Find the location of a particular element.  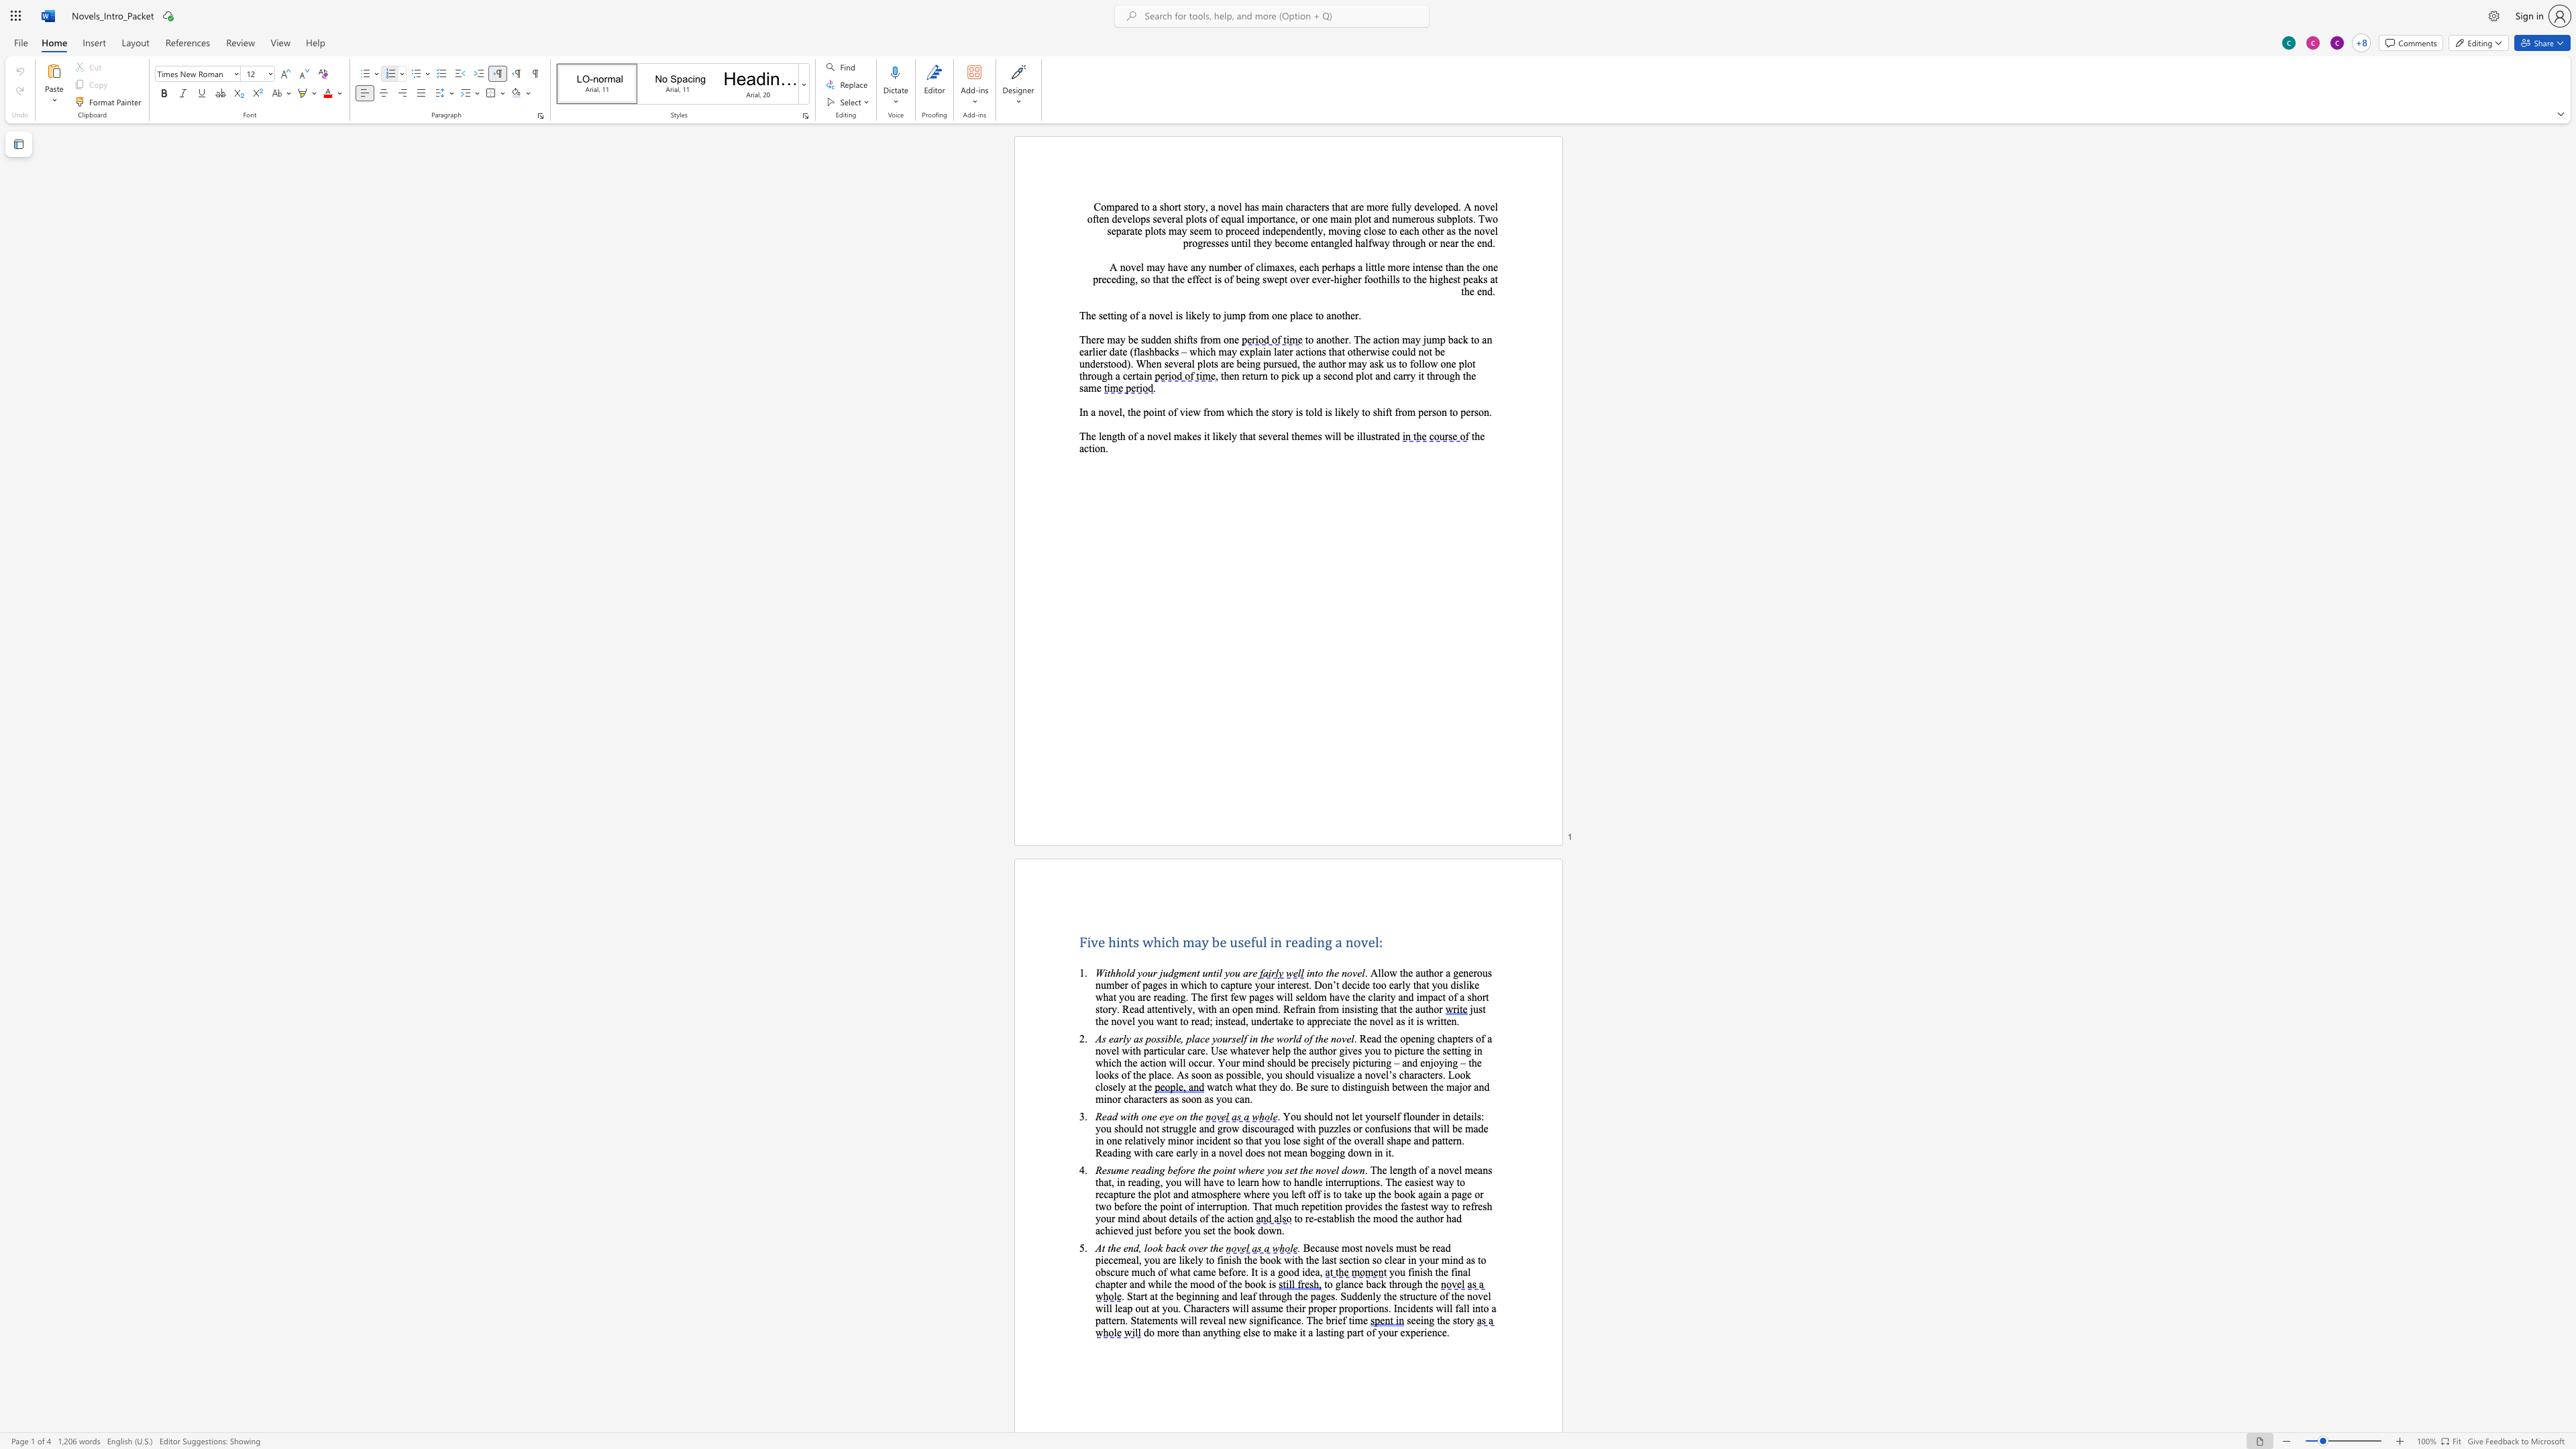

the space between the continuous character "o" and "o" in the text is located at coordinates (1288, 1271).